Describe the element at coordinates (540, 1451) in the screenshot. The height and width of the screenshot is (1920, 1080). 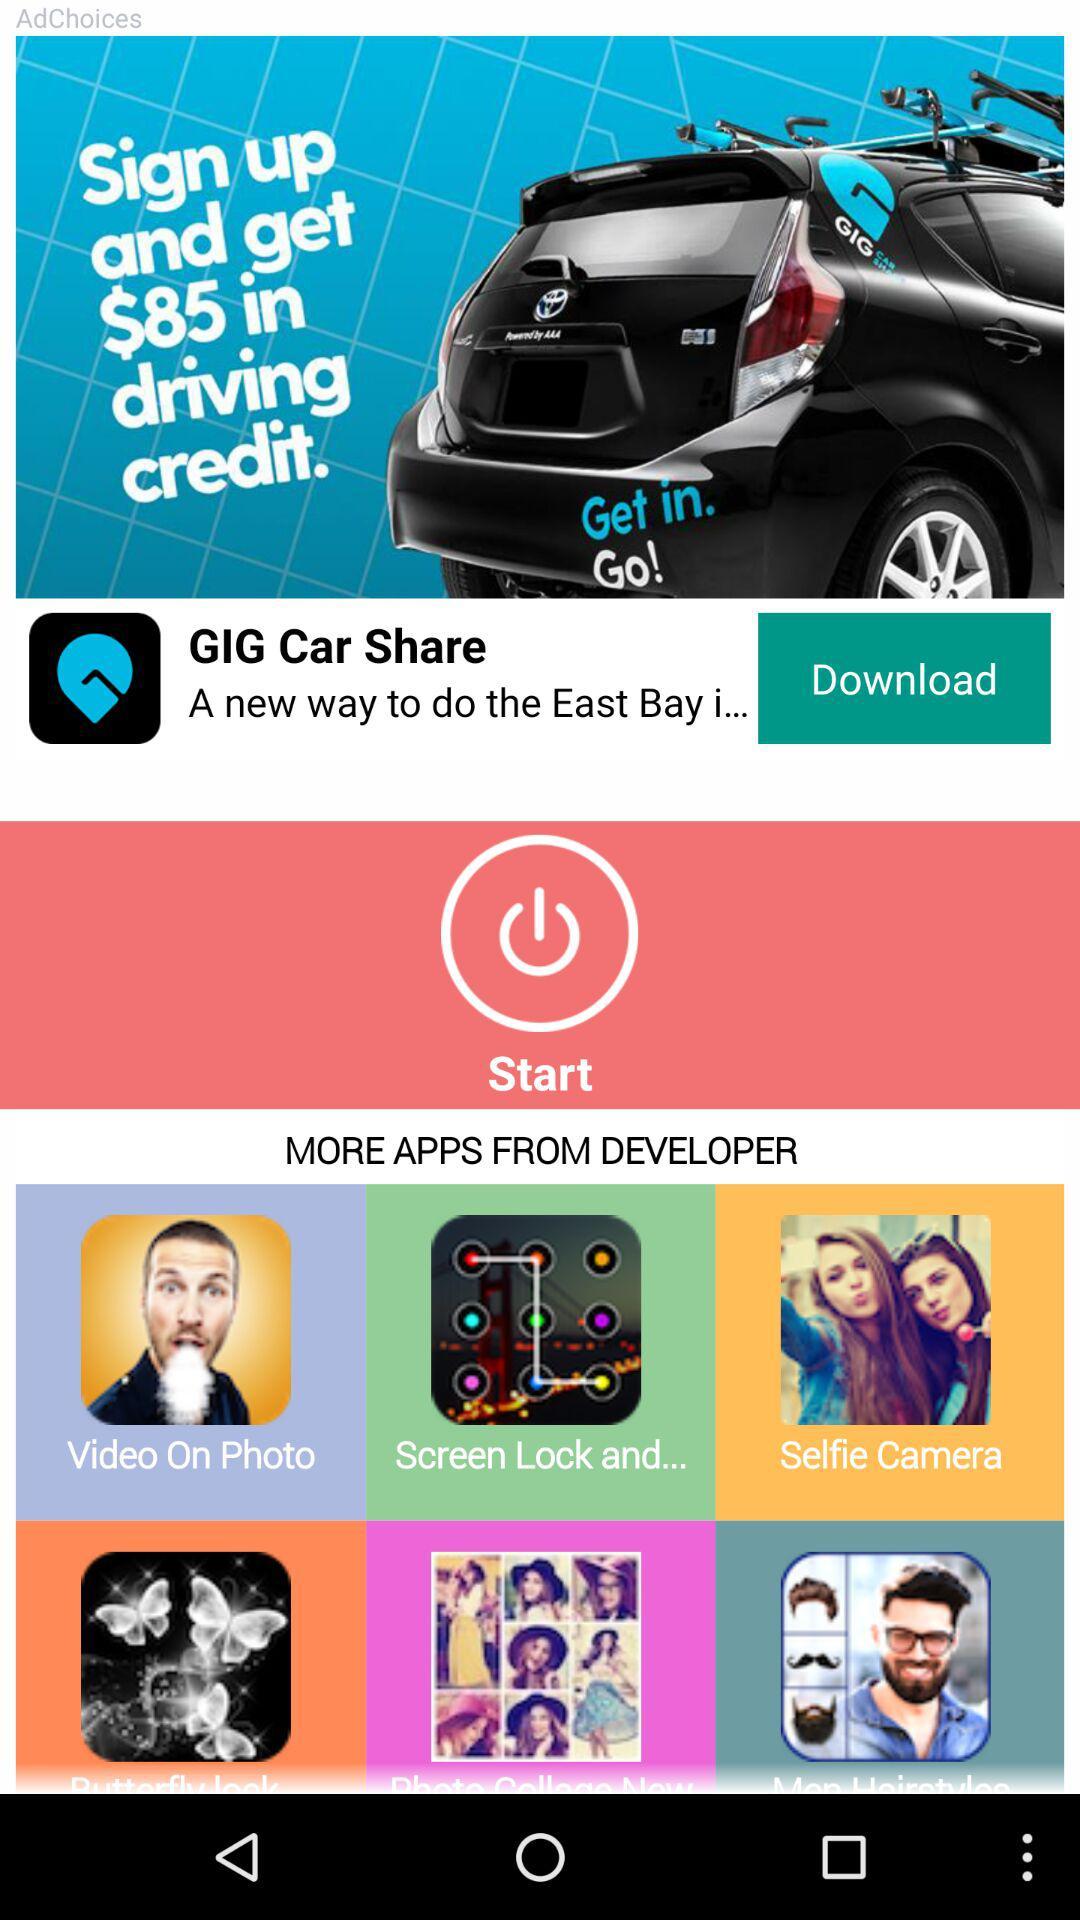
I see `more apps` at that location.